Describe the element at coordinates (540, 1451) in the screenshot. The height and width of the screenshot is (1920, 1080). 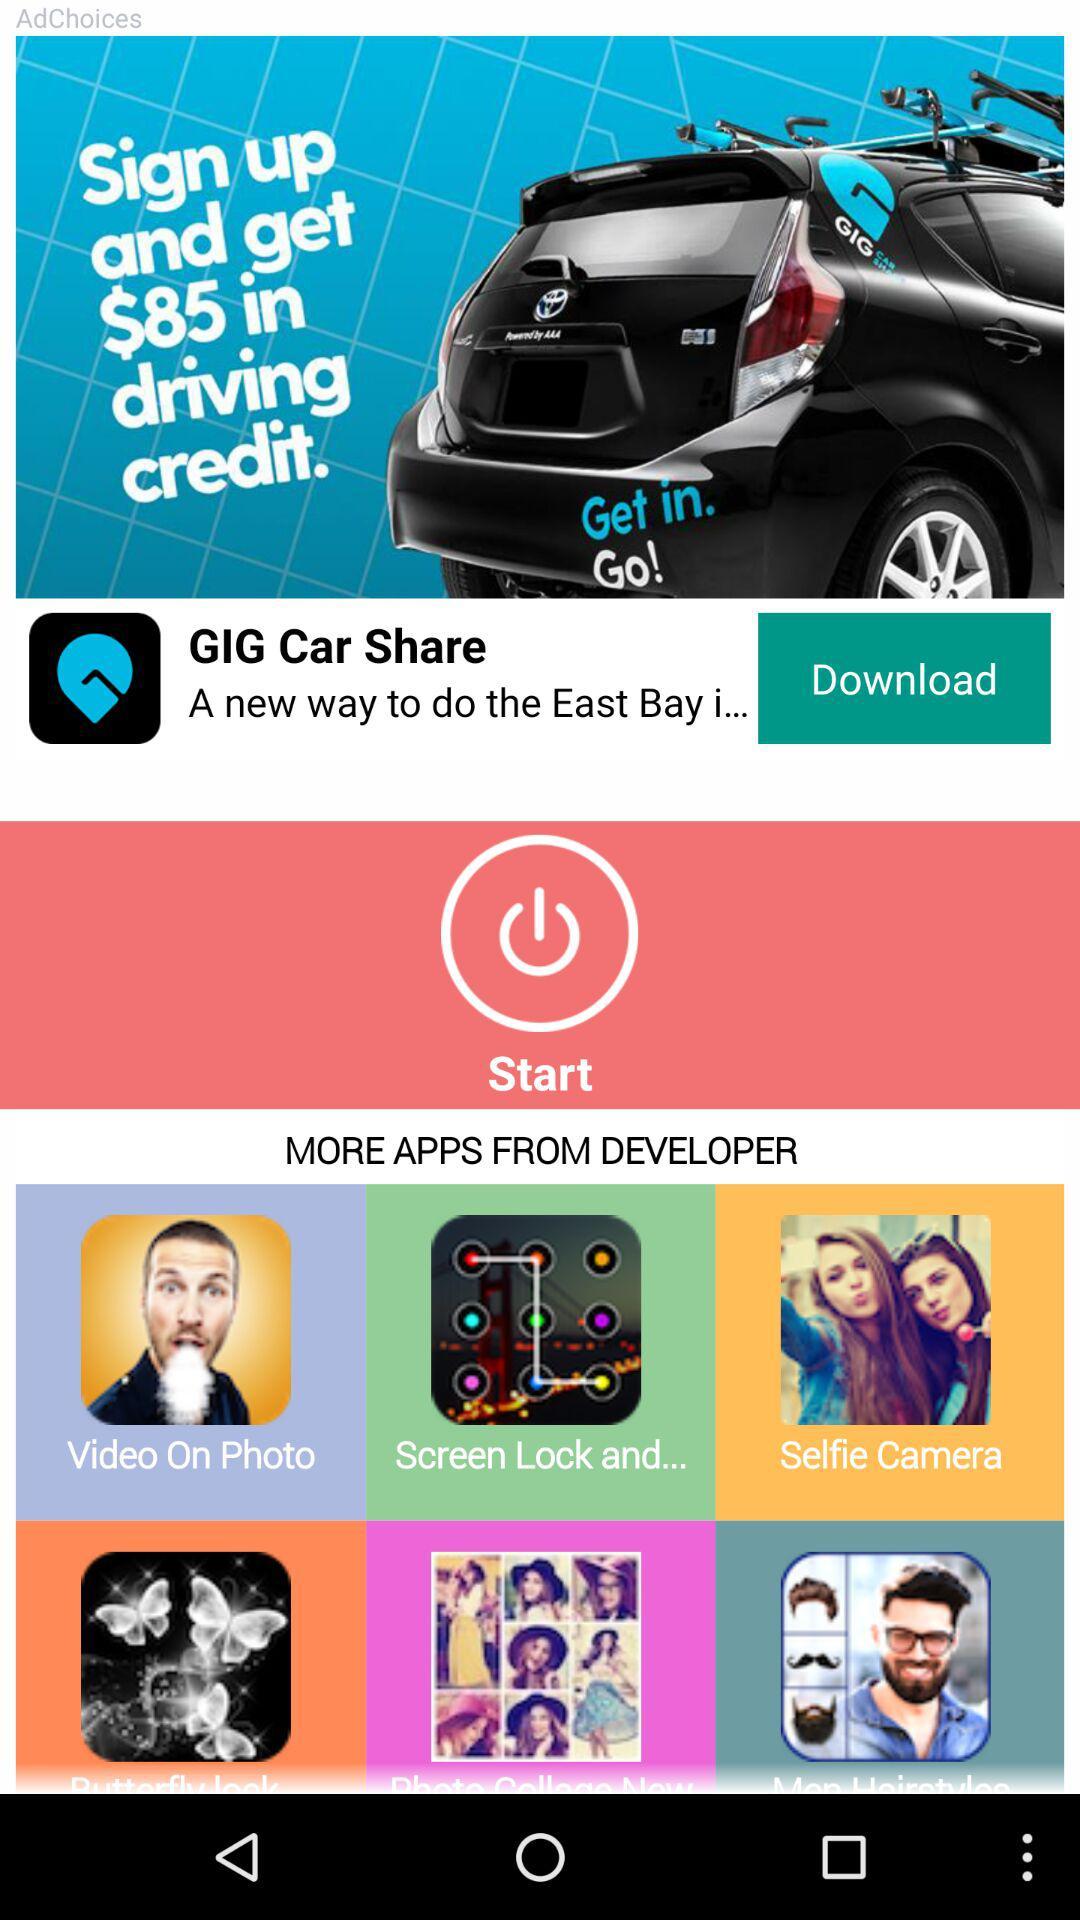
I see `more apps` at that location.